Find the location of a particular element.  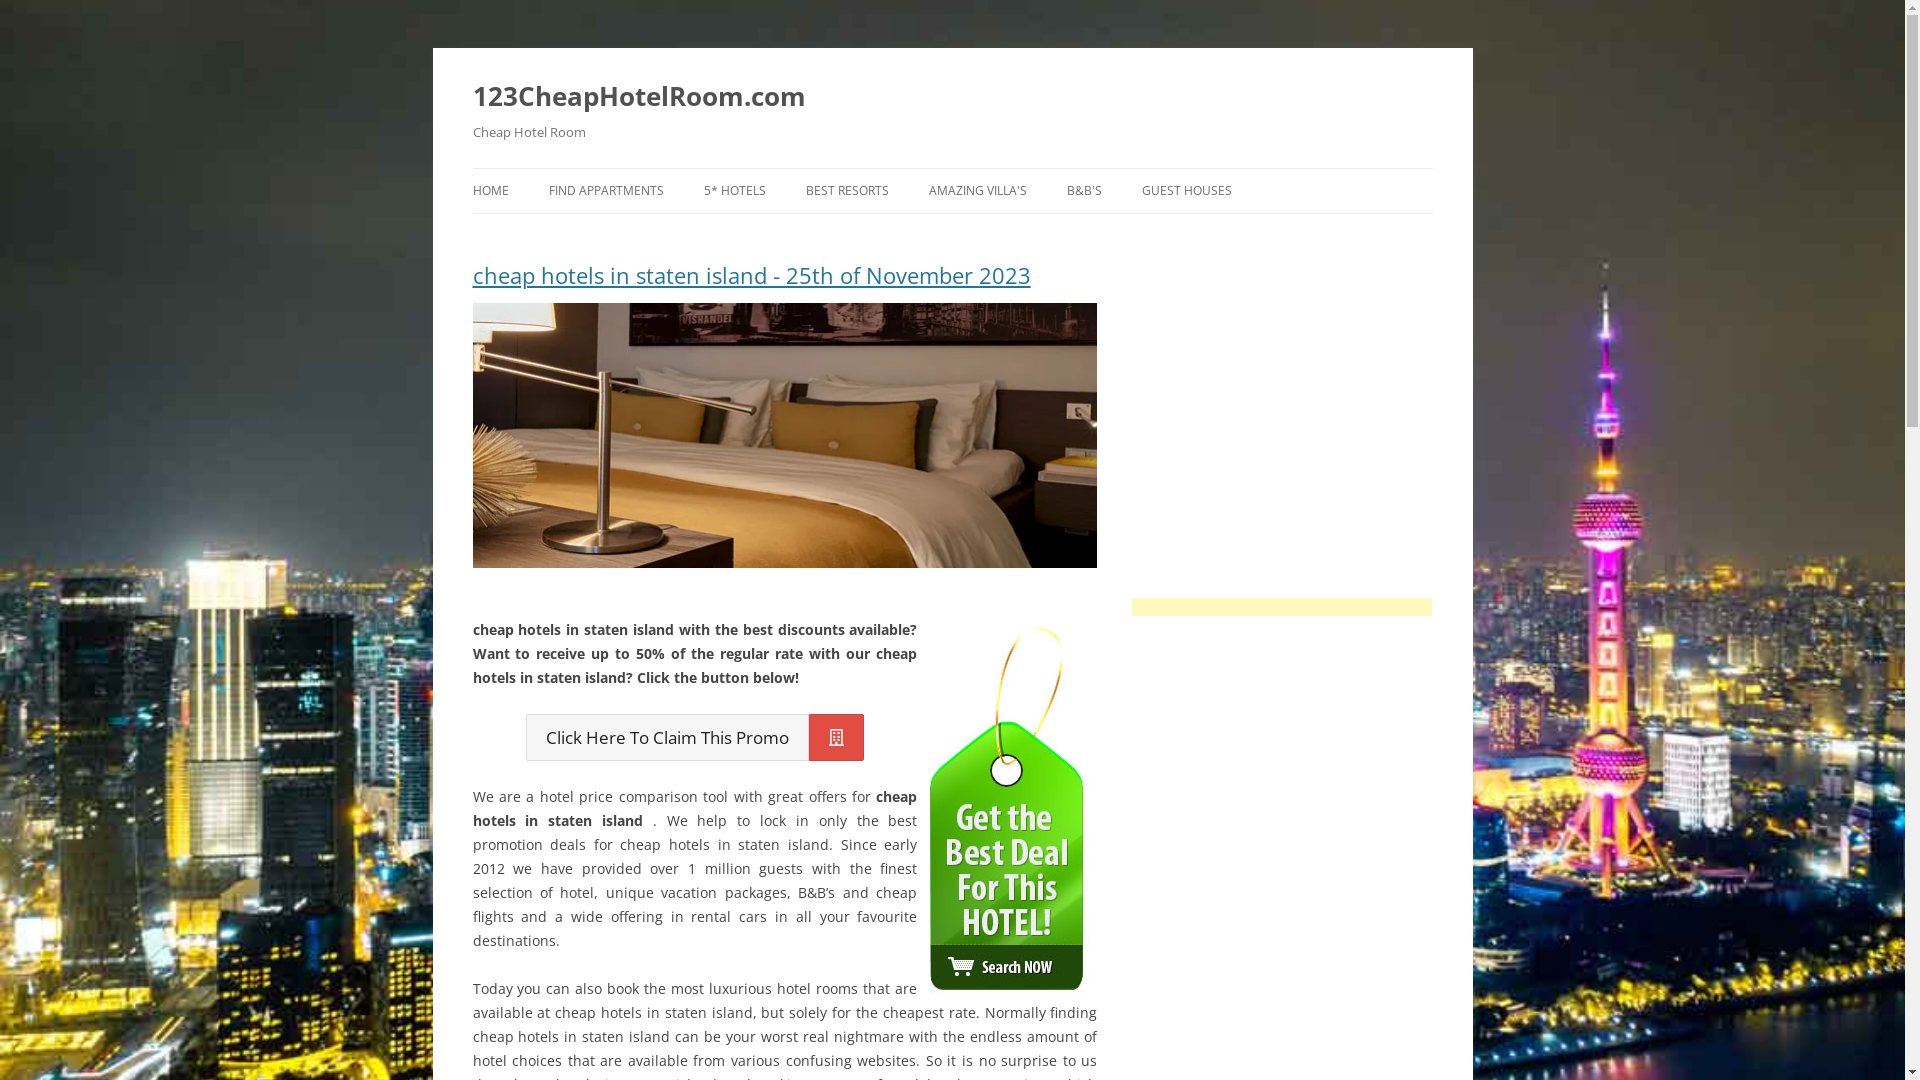

'Click Here To Claim This Promo' is located at coordinates (695, 737).